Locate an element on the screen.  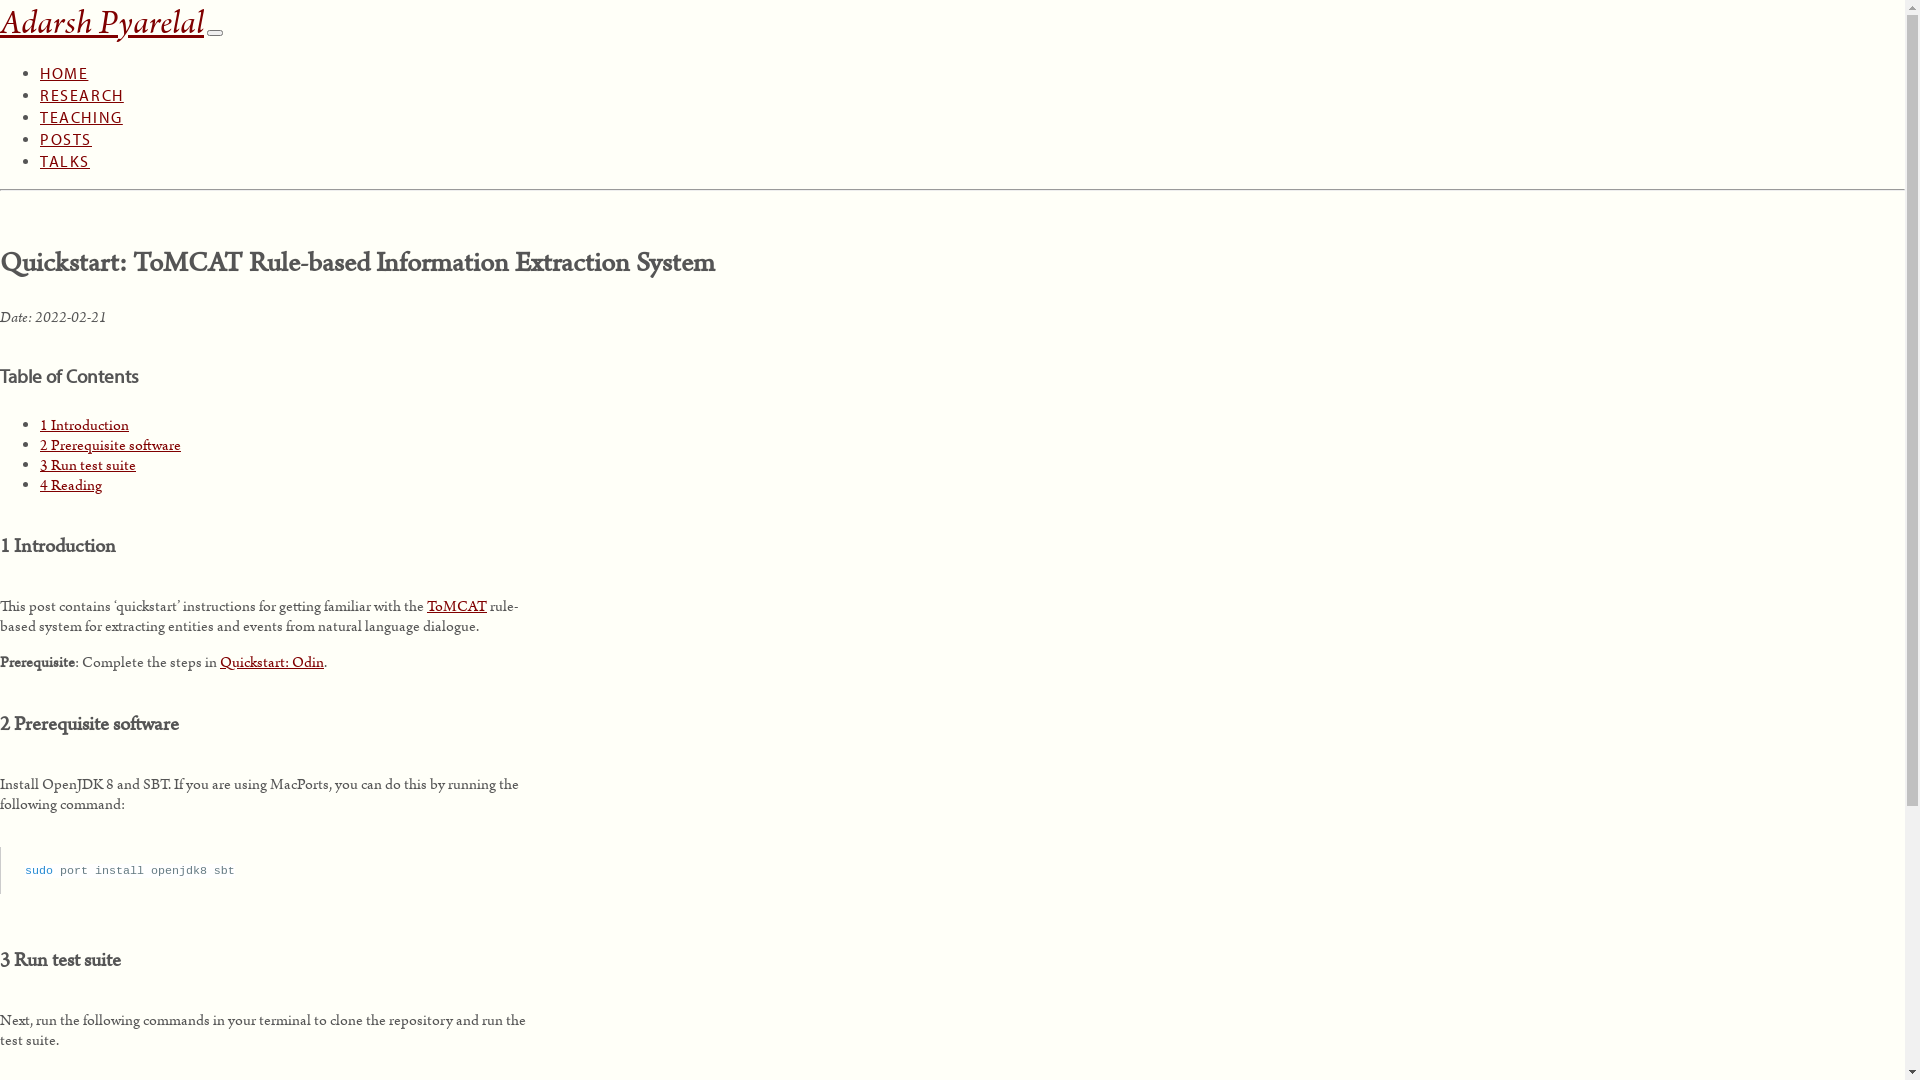
'2 Prerequisite software' is located at coordinates (109, 443).